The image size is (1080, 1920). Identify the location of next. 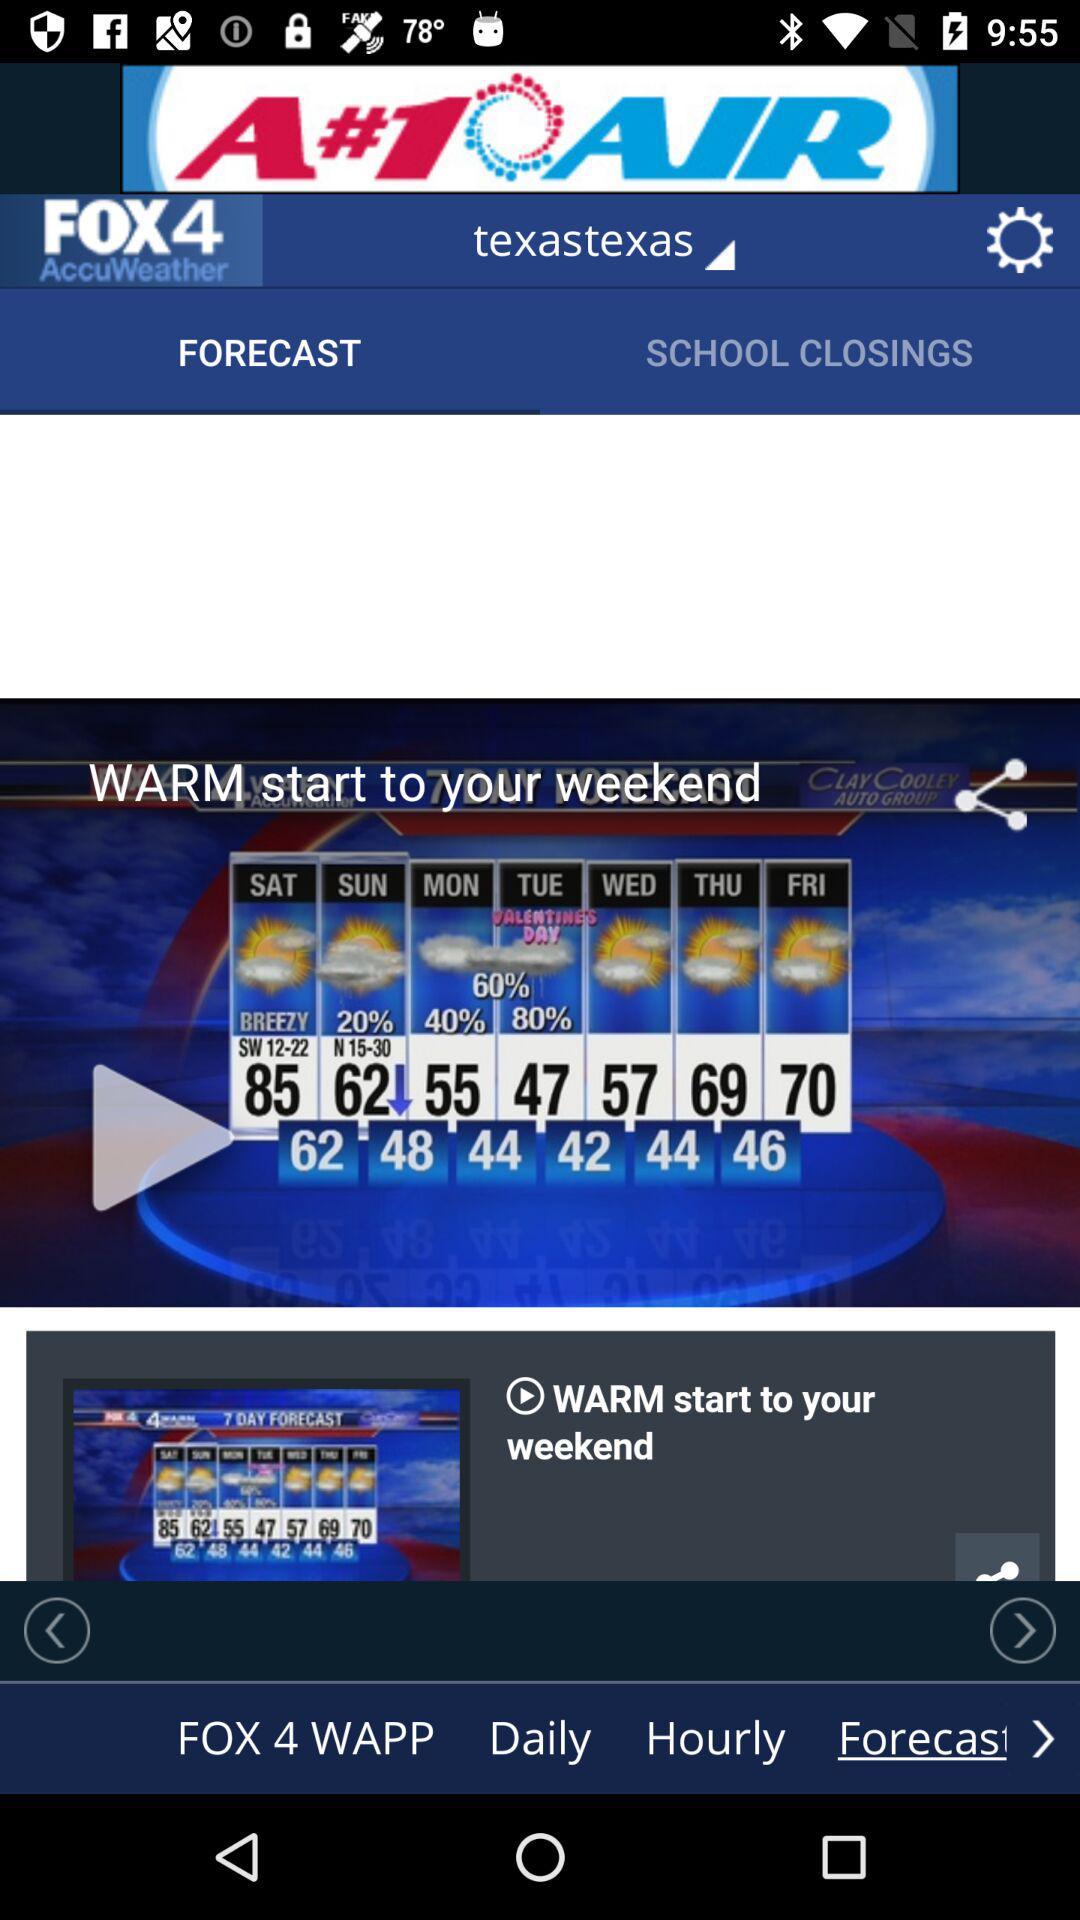
(1022, 1630).